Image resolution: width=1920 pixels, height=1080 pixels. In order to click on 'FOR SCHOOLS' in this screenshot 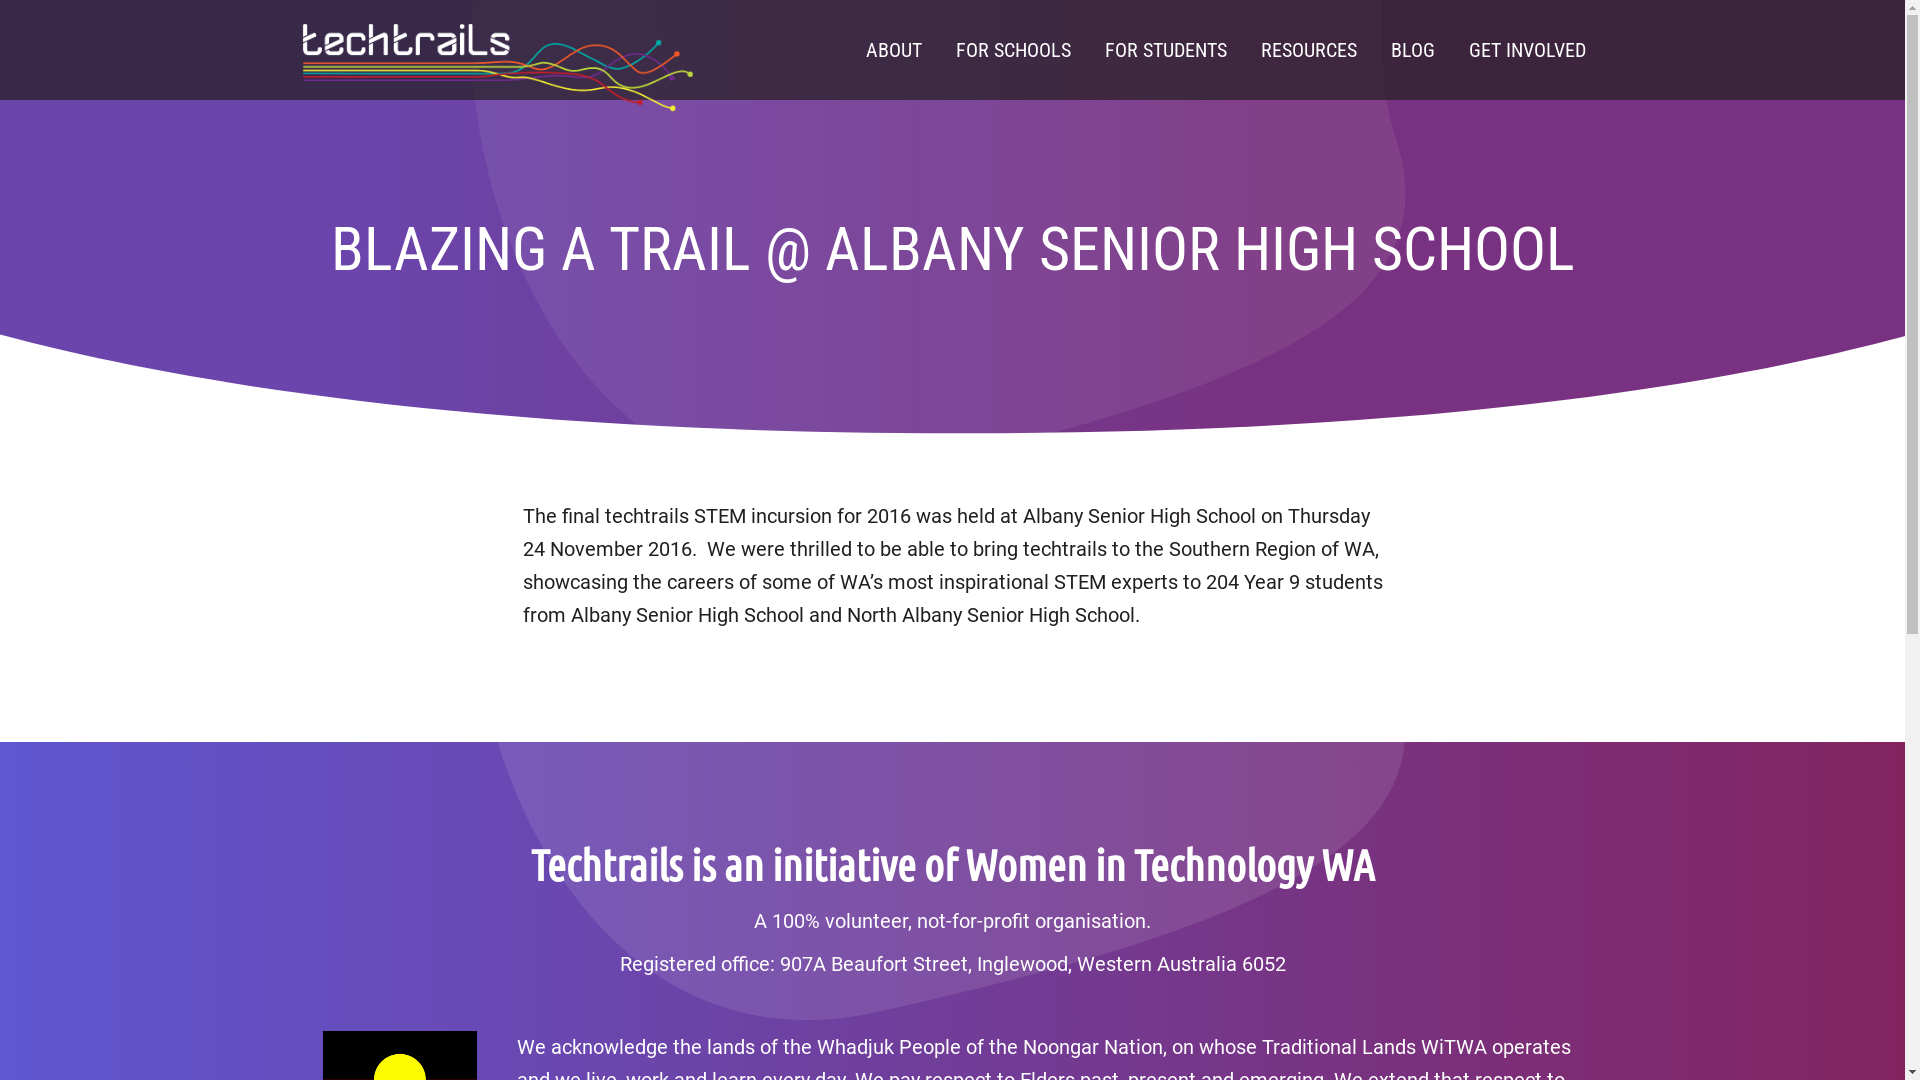, I will do `click(1012, 49)`.